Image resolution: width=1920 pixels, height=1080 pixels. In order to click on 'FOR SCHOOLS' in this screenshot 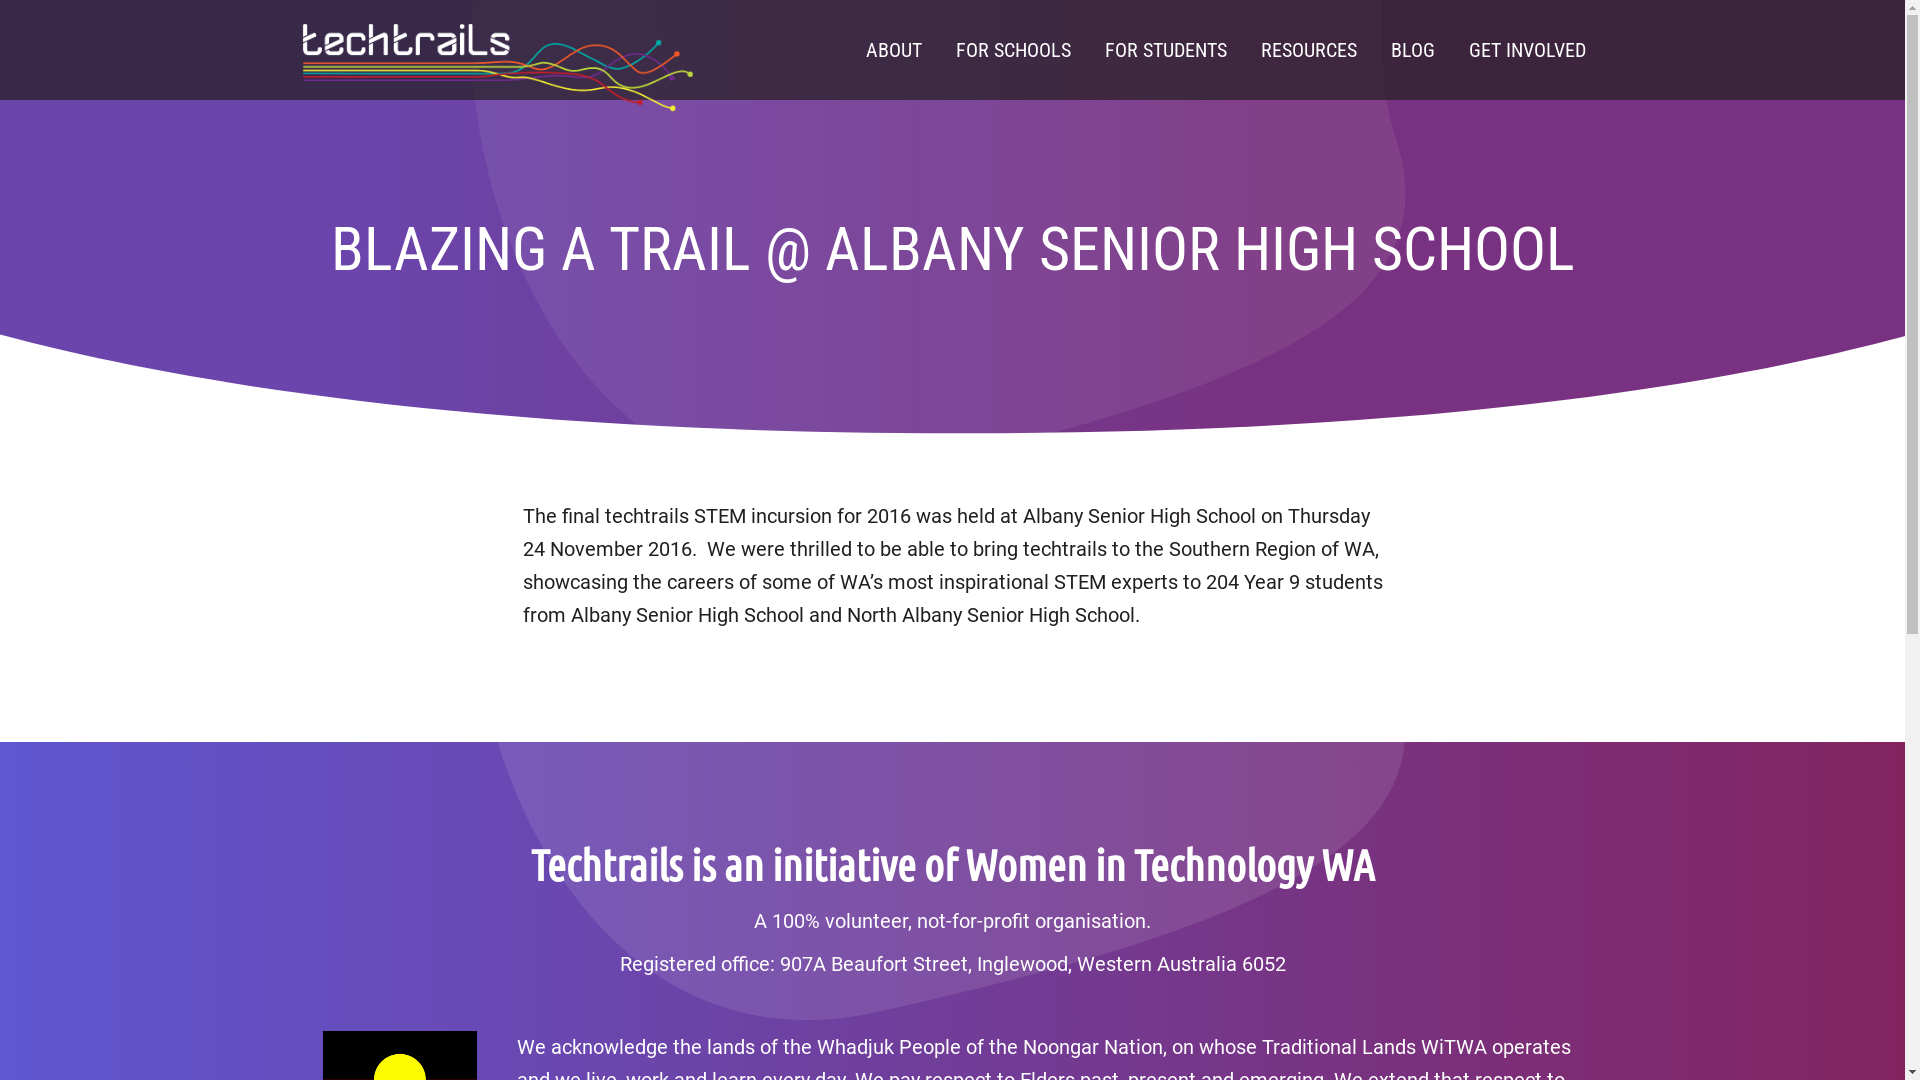, I will do `click(1012, 49)`.